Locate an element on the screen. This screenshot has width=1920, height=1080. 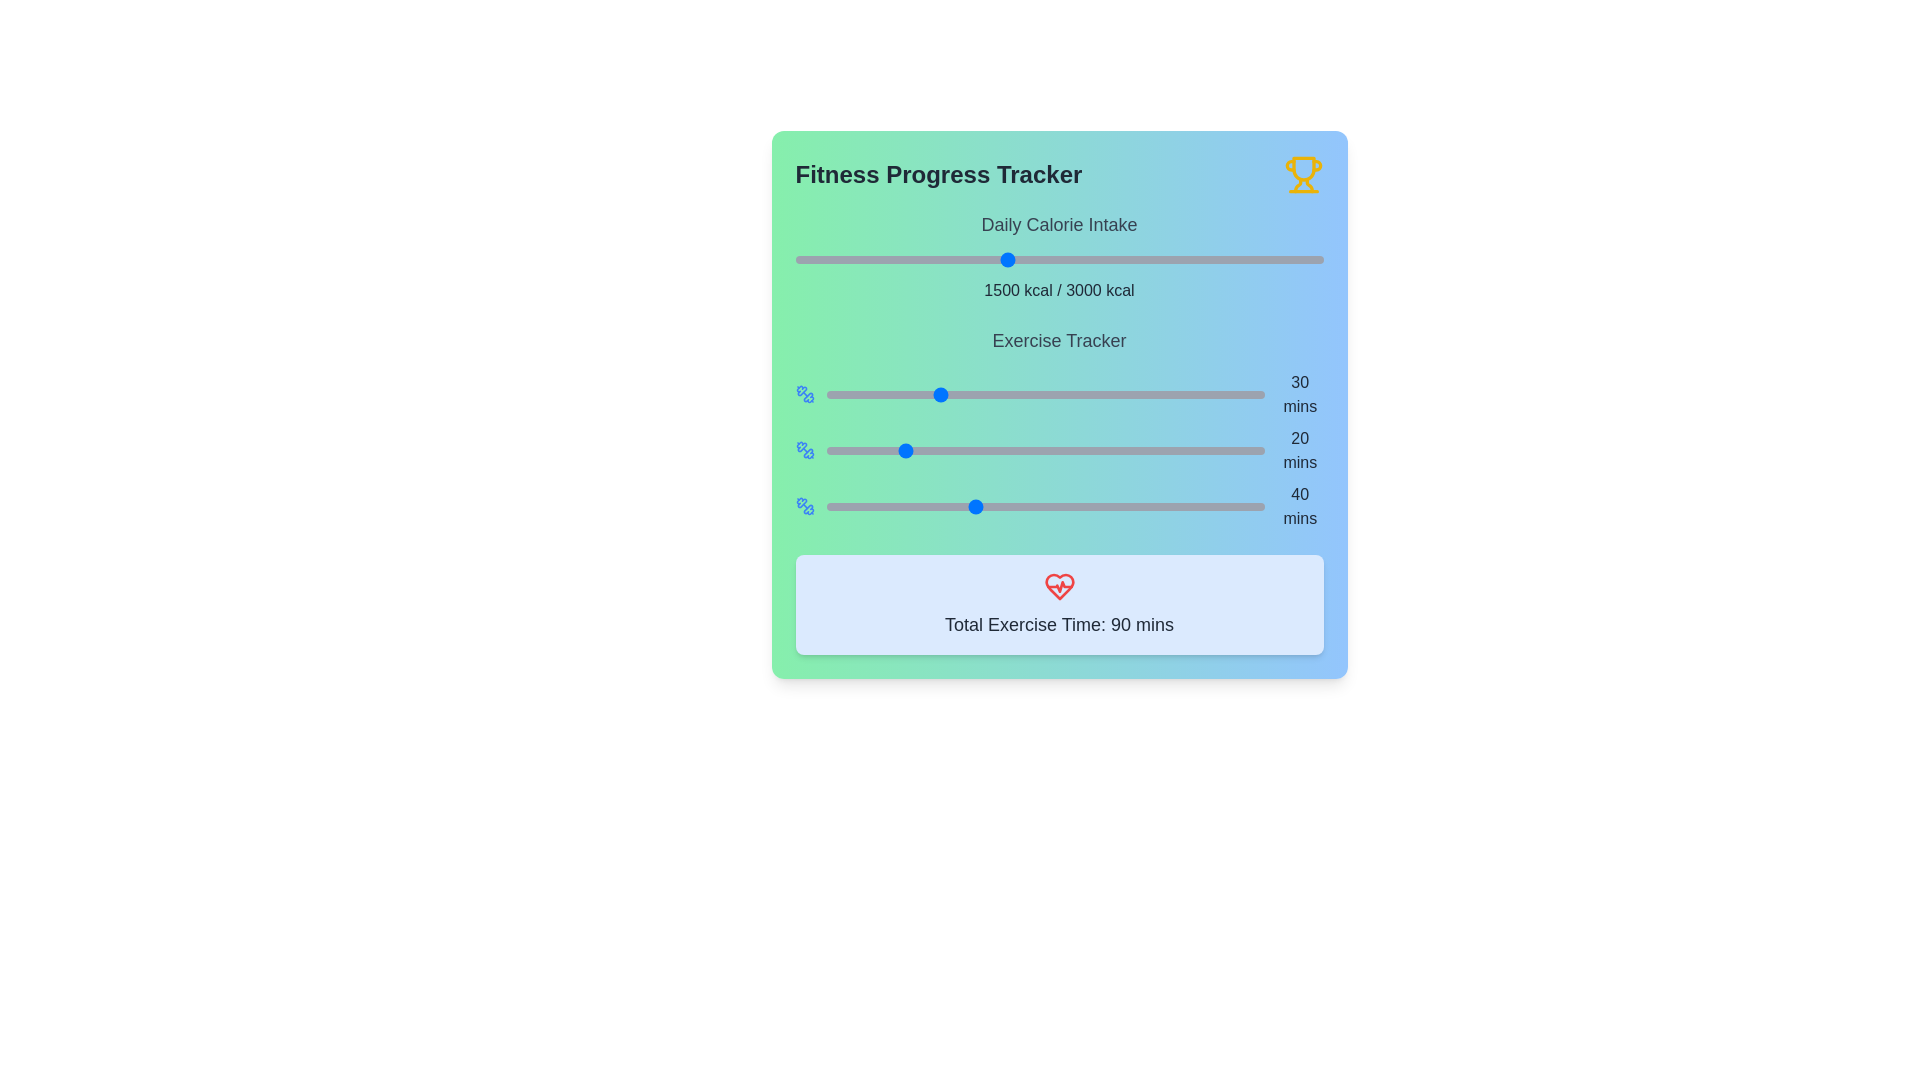
the slider control located under the 'Exercise Tracker' section to change its value, which is currently set to 40 is located at coordinates (1045, 505).